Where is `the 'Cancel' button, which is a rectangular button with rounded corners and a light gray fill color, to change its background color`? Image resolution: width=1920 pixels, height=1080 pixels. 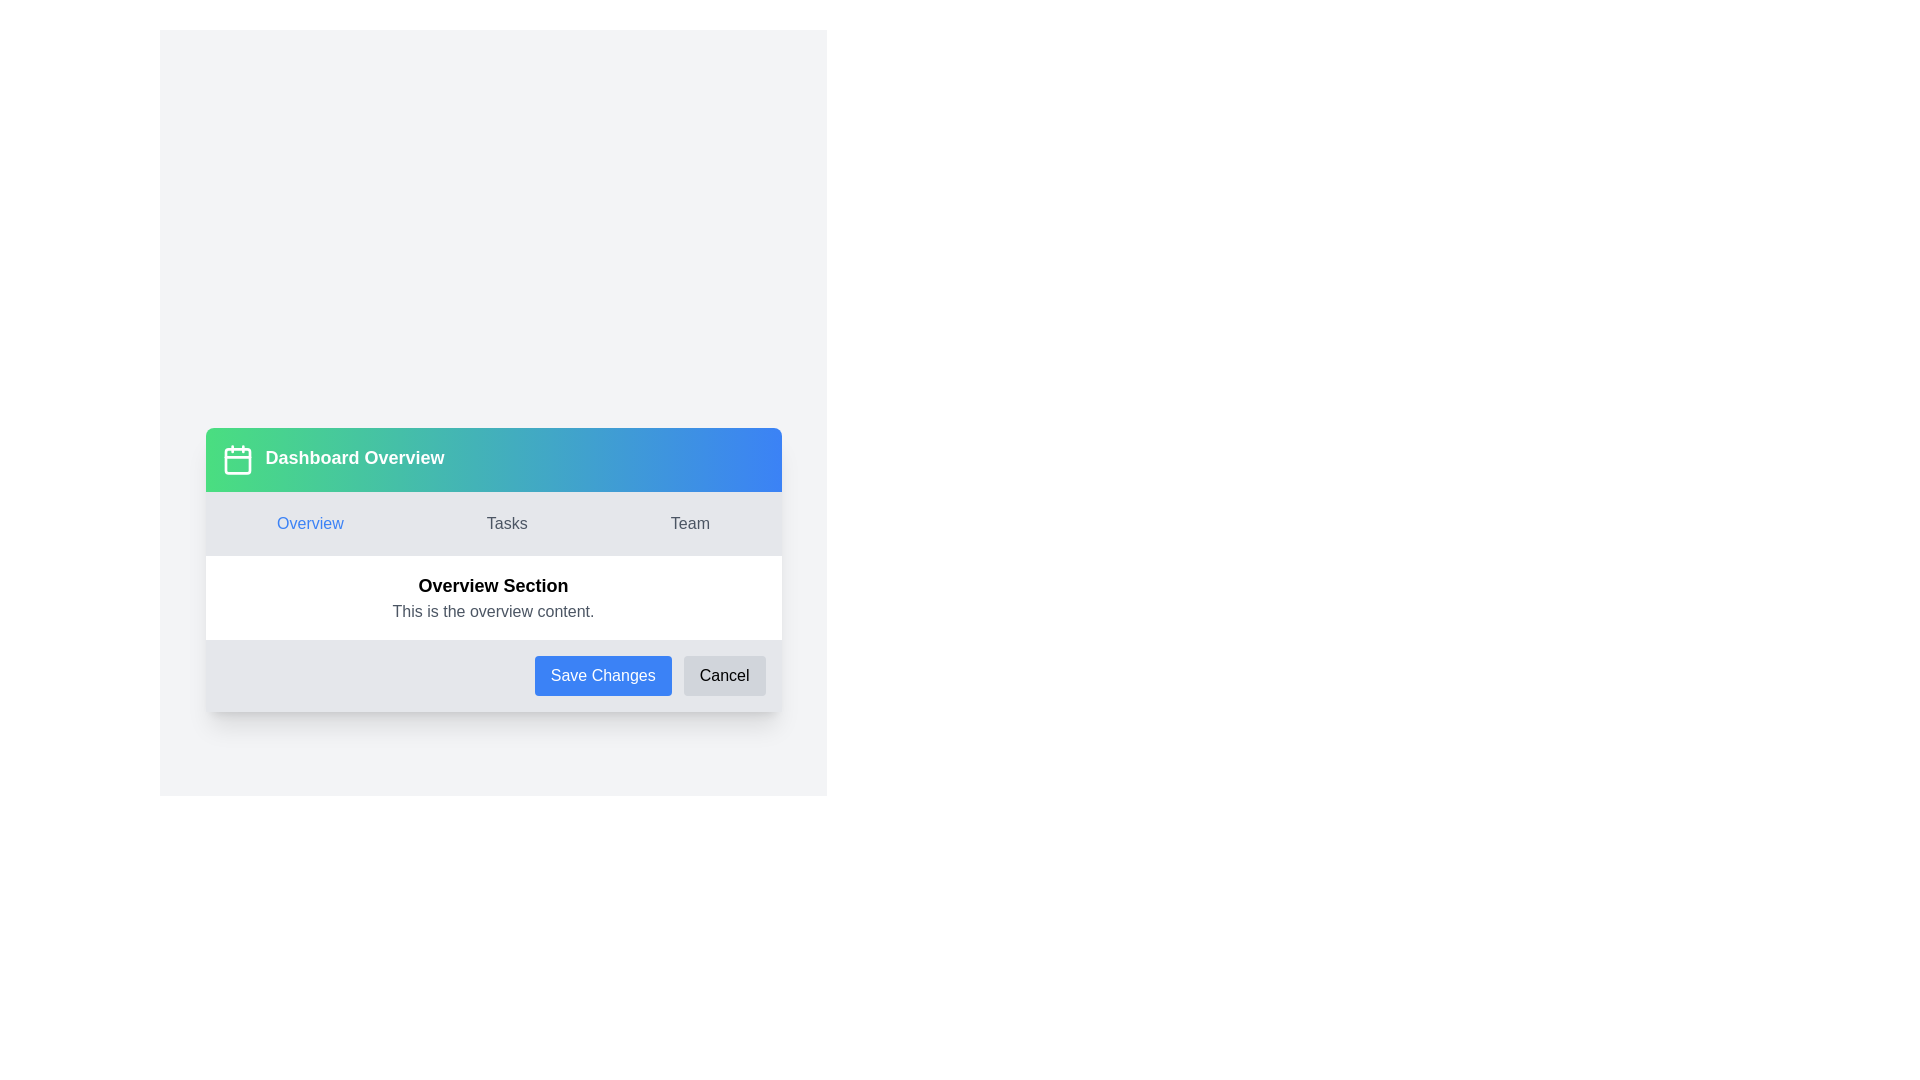 the 'Cancel' button, which is a rectangular button with rounded corners and a light gray fill color, to change its background color is located at coordinates (723, 675).